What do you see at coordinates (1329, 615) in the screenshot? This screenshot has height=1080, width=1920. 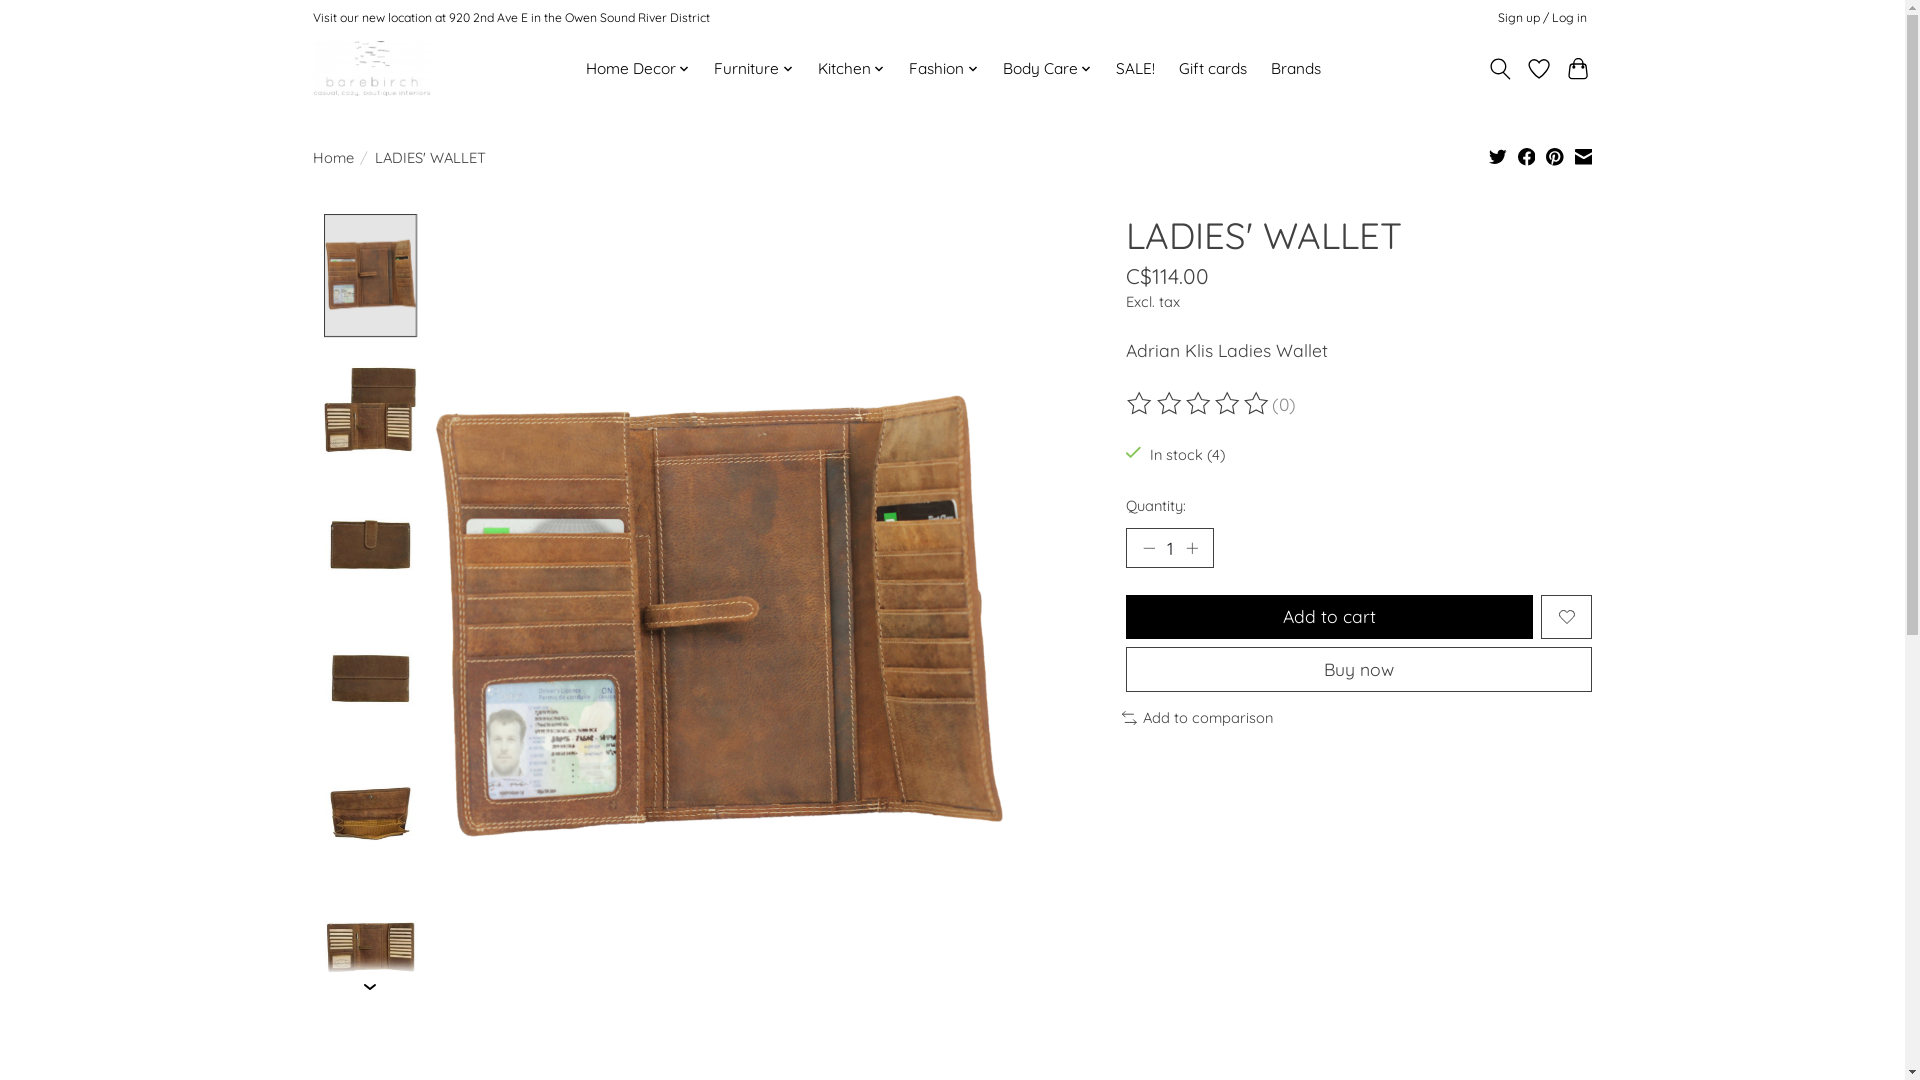 I see `'Add to cart'` at bounding box center [1329, 615].